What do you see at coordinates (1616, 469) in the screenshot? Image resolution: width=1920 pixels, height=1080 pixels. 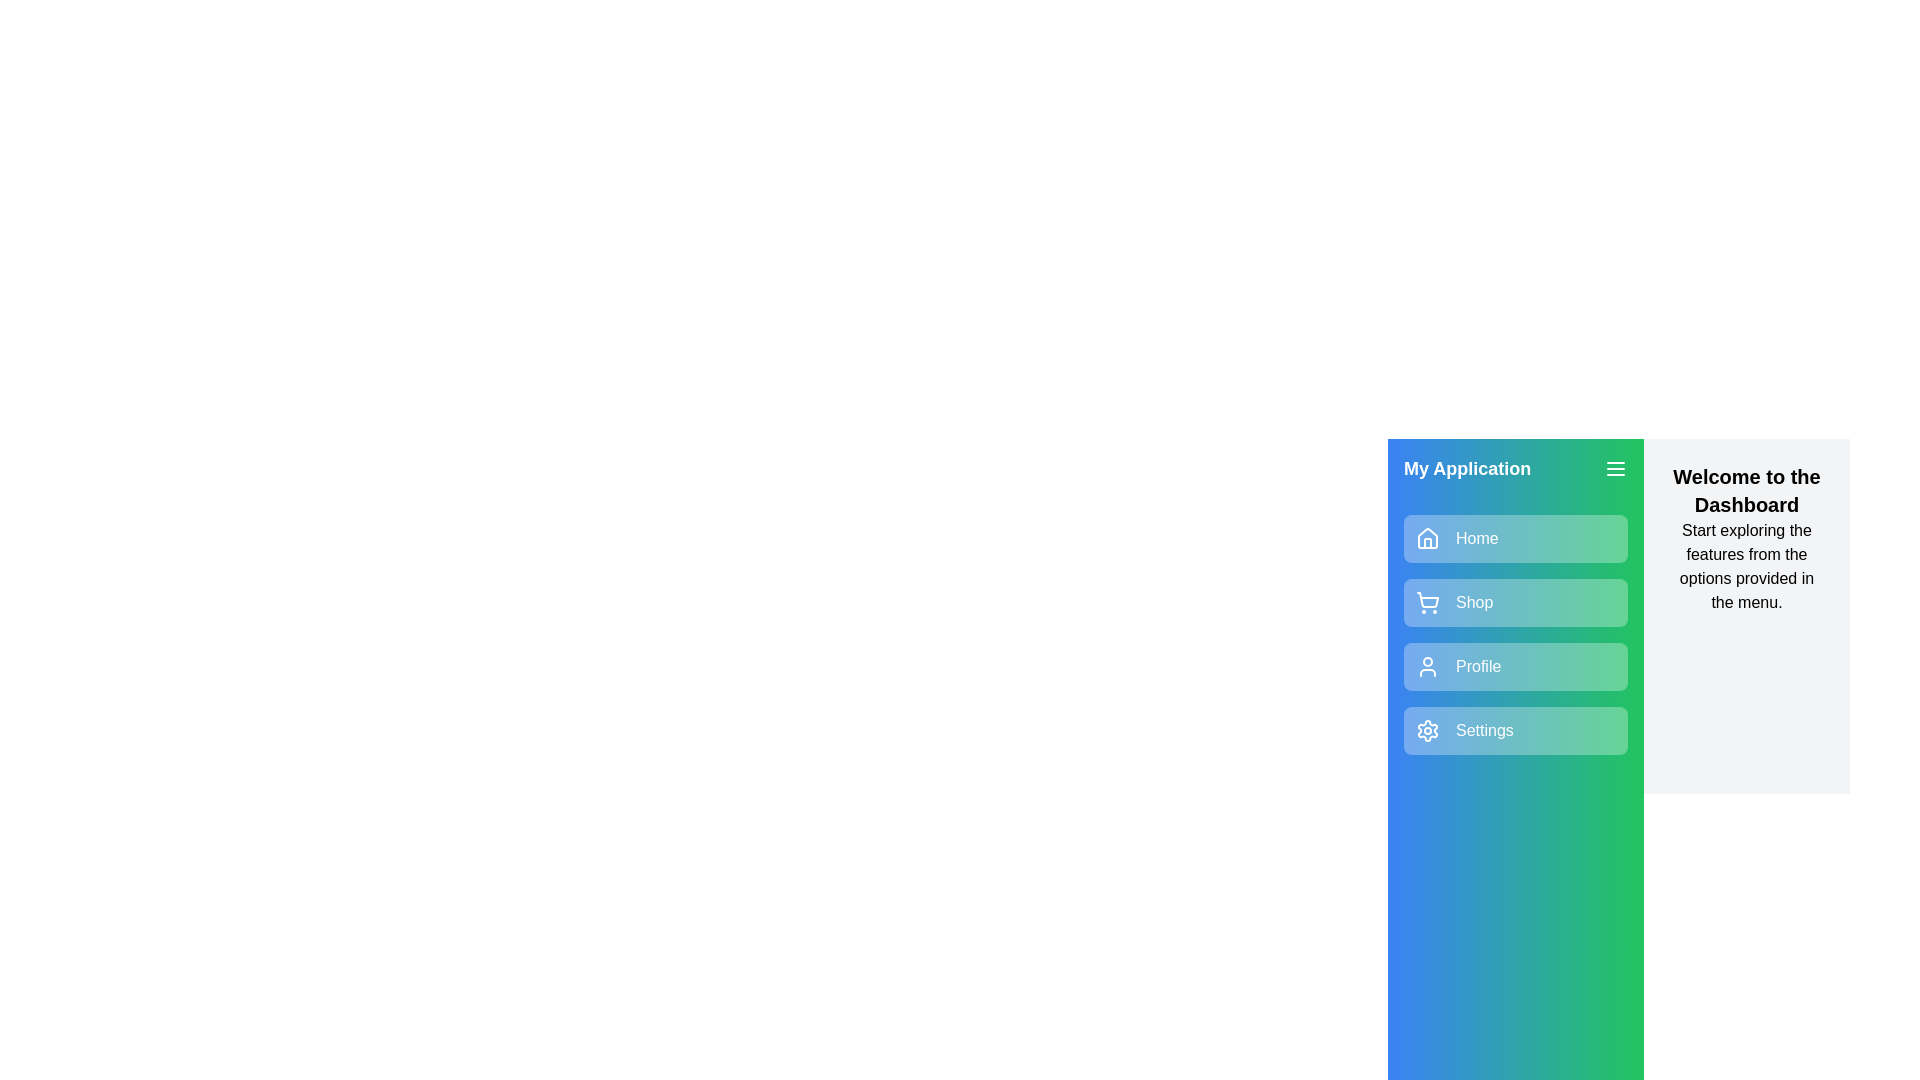 I see `the menu button to toggle the drawer visibility` at bounding box center [1616, 469].